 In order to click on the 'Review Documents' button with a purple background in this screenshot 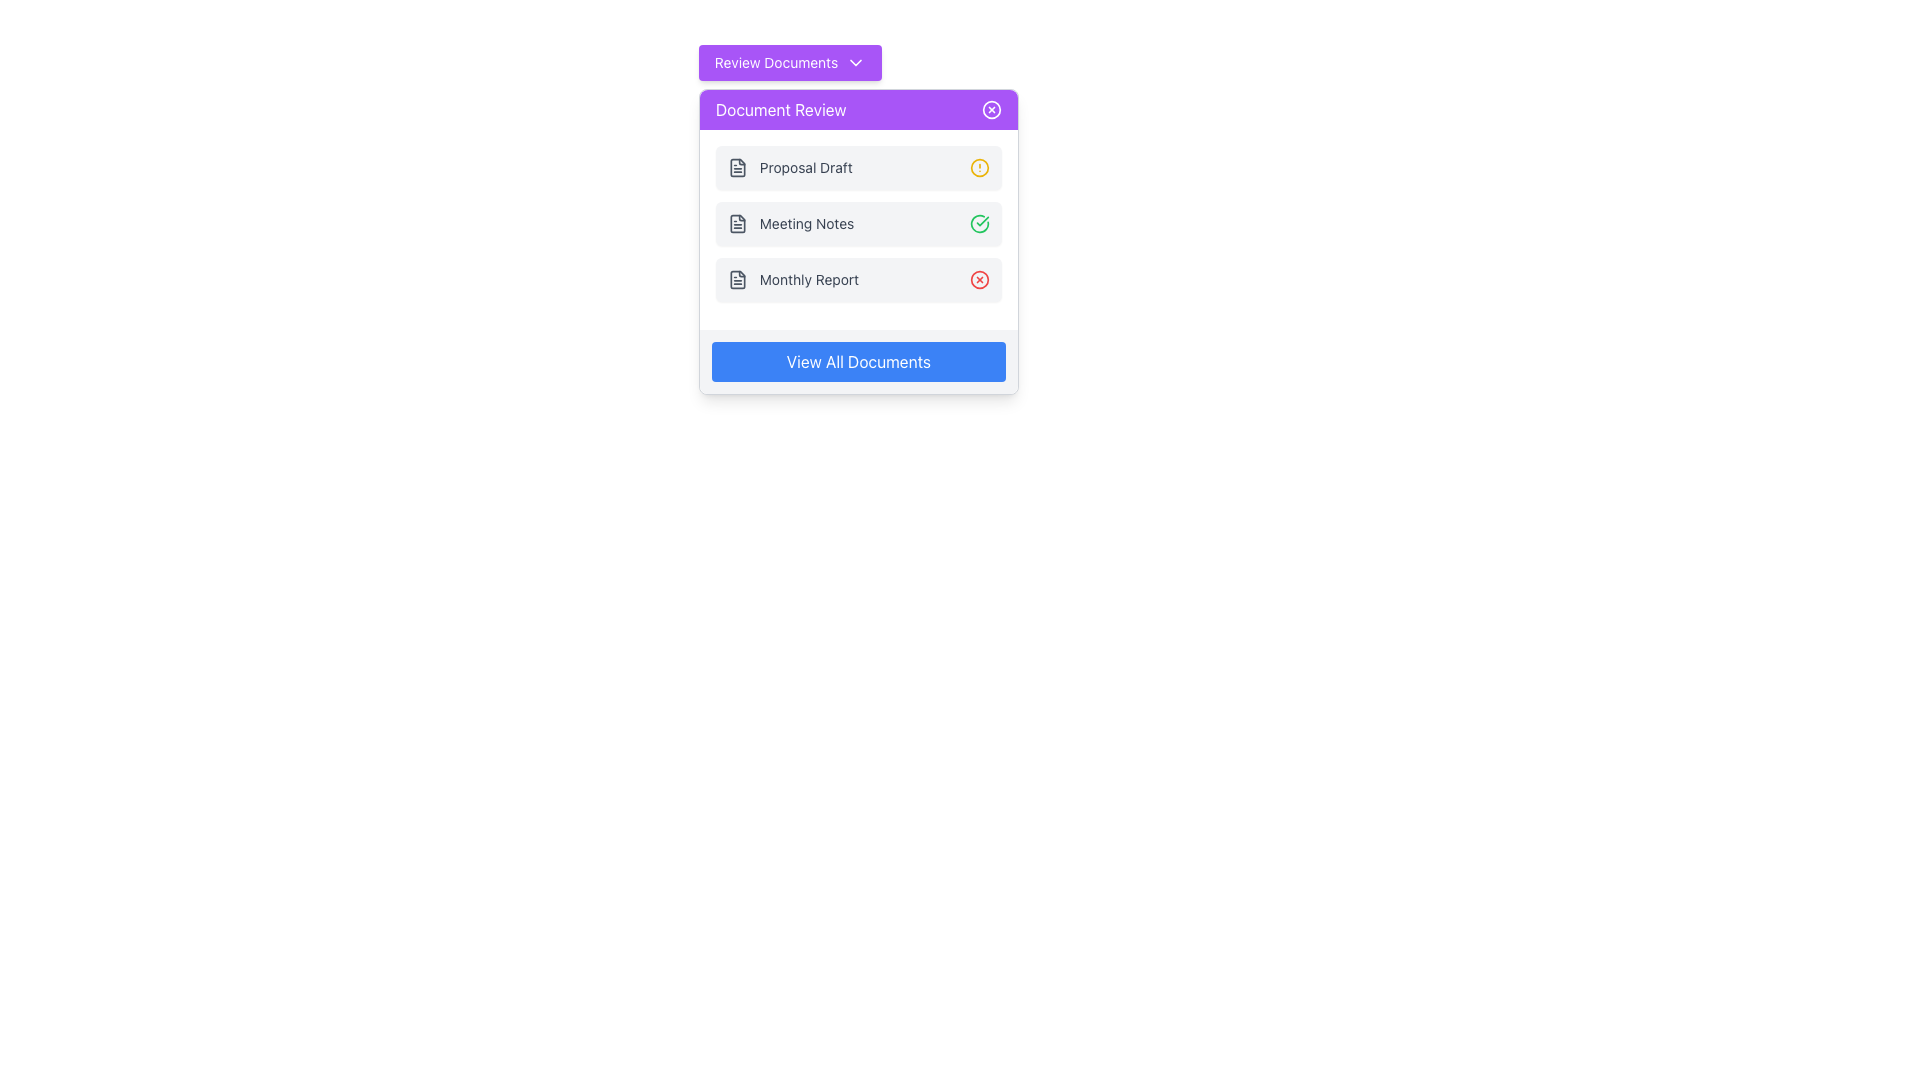, I will do `click(789, 61)`.